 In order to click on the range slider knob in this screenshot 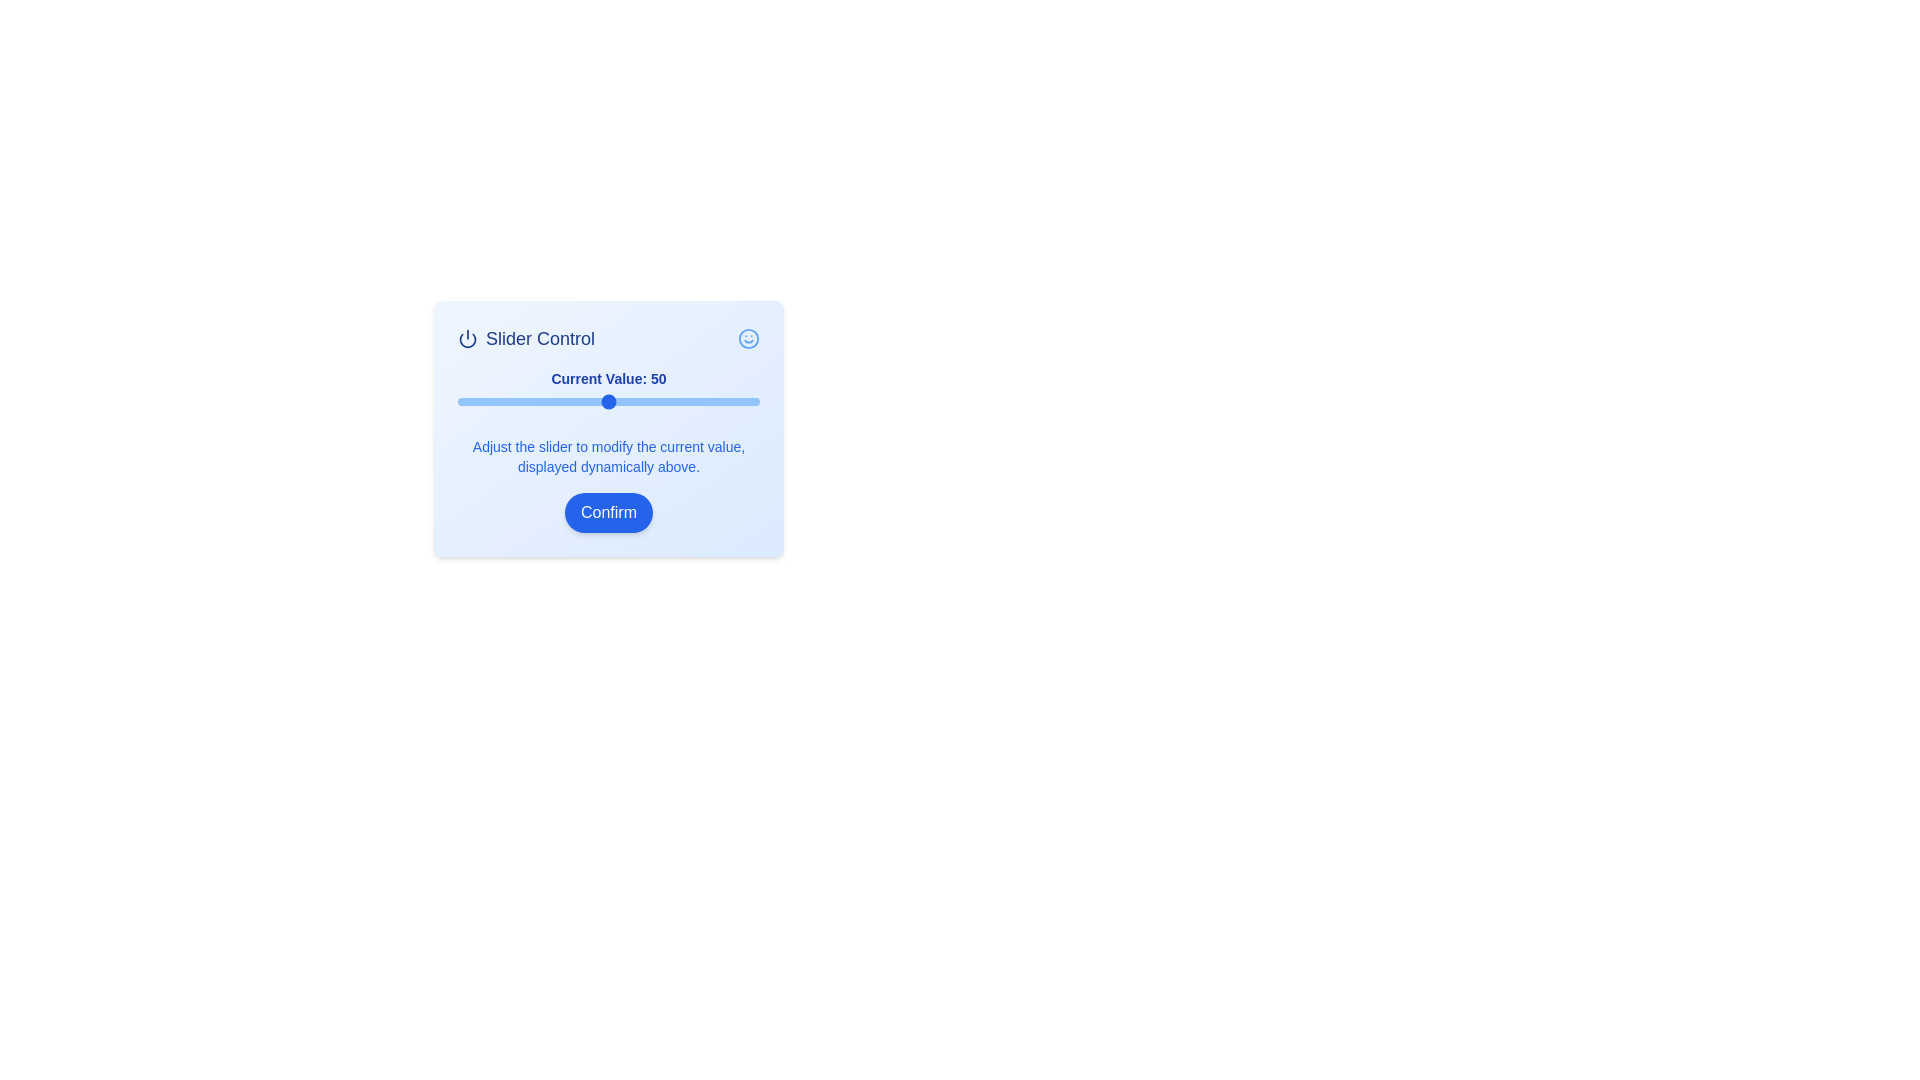, I will do `click(608, 401)`.